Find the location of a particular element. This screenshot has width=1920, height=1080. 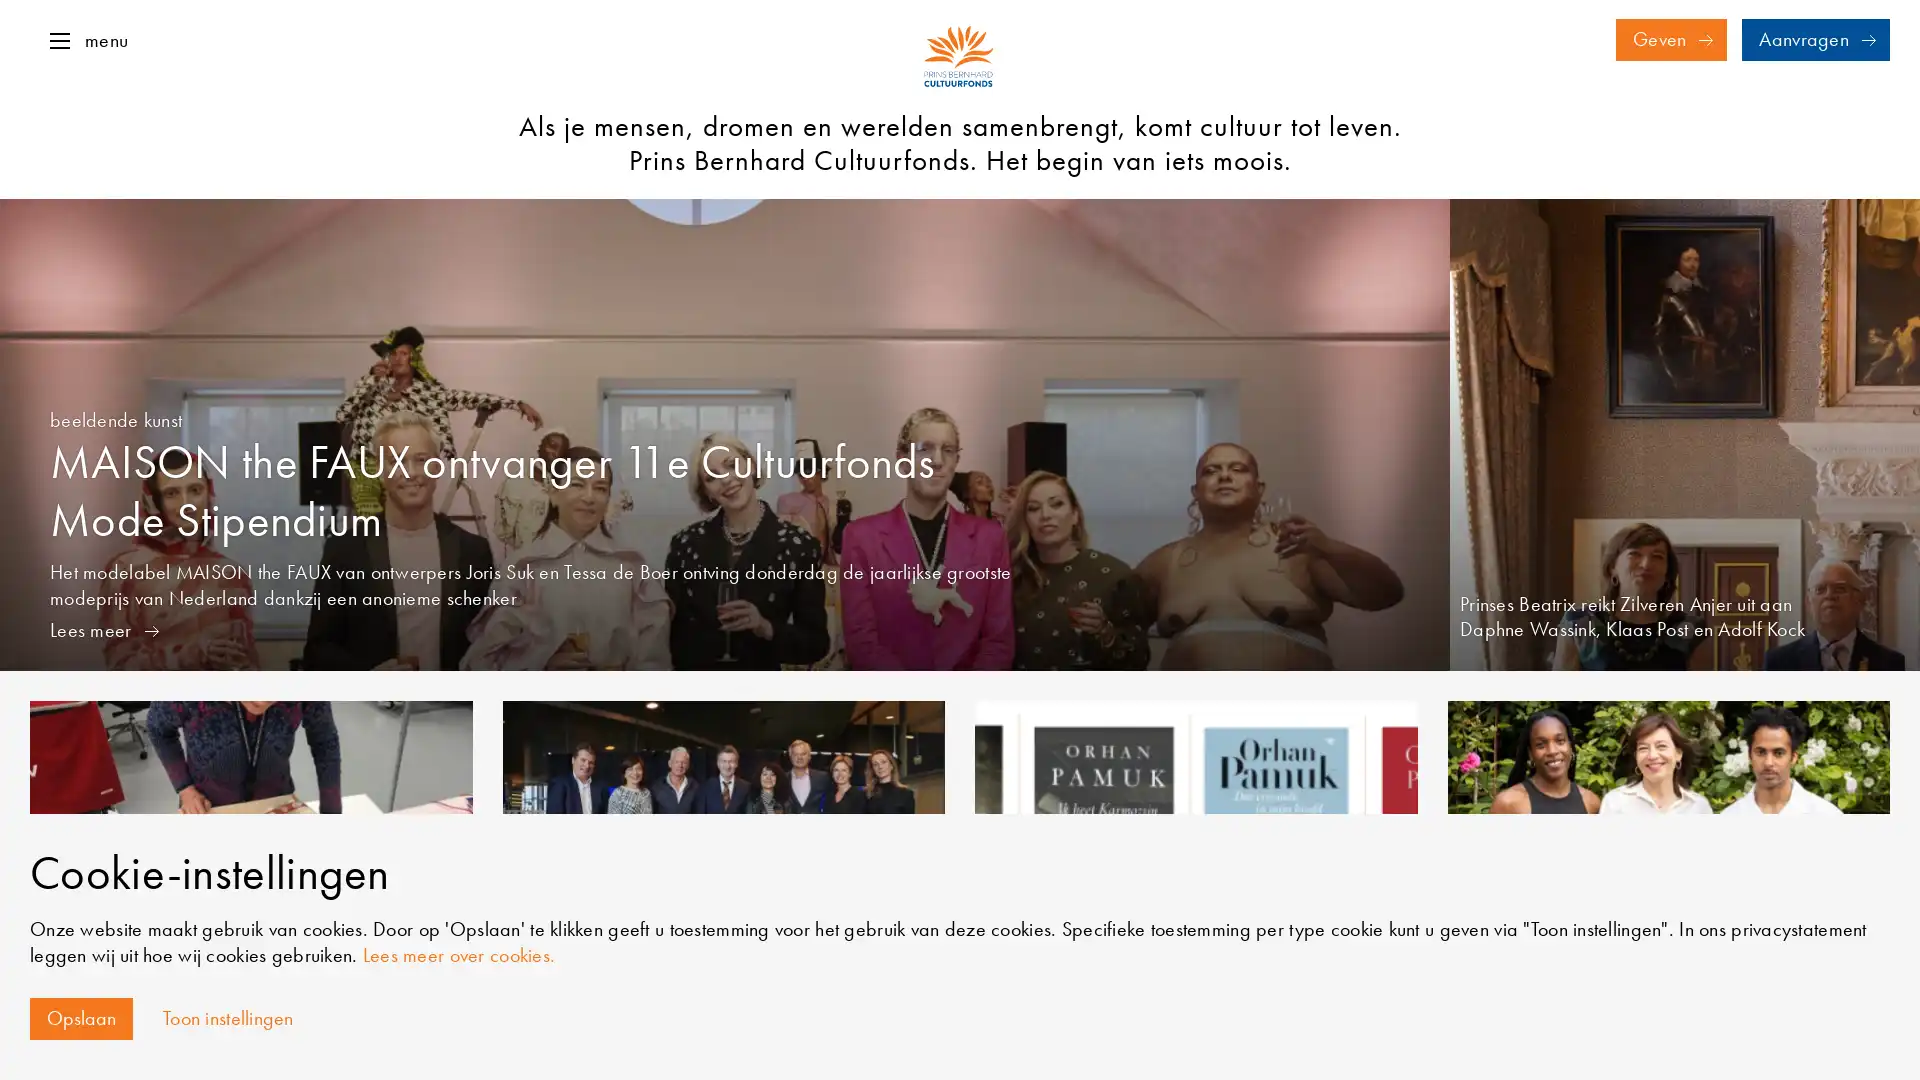

Opslaan is located at coordinates (80, 1018).